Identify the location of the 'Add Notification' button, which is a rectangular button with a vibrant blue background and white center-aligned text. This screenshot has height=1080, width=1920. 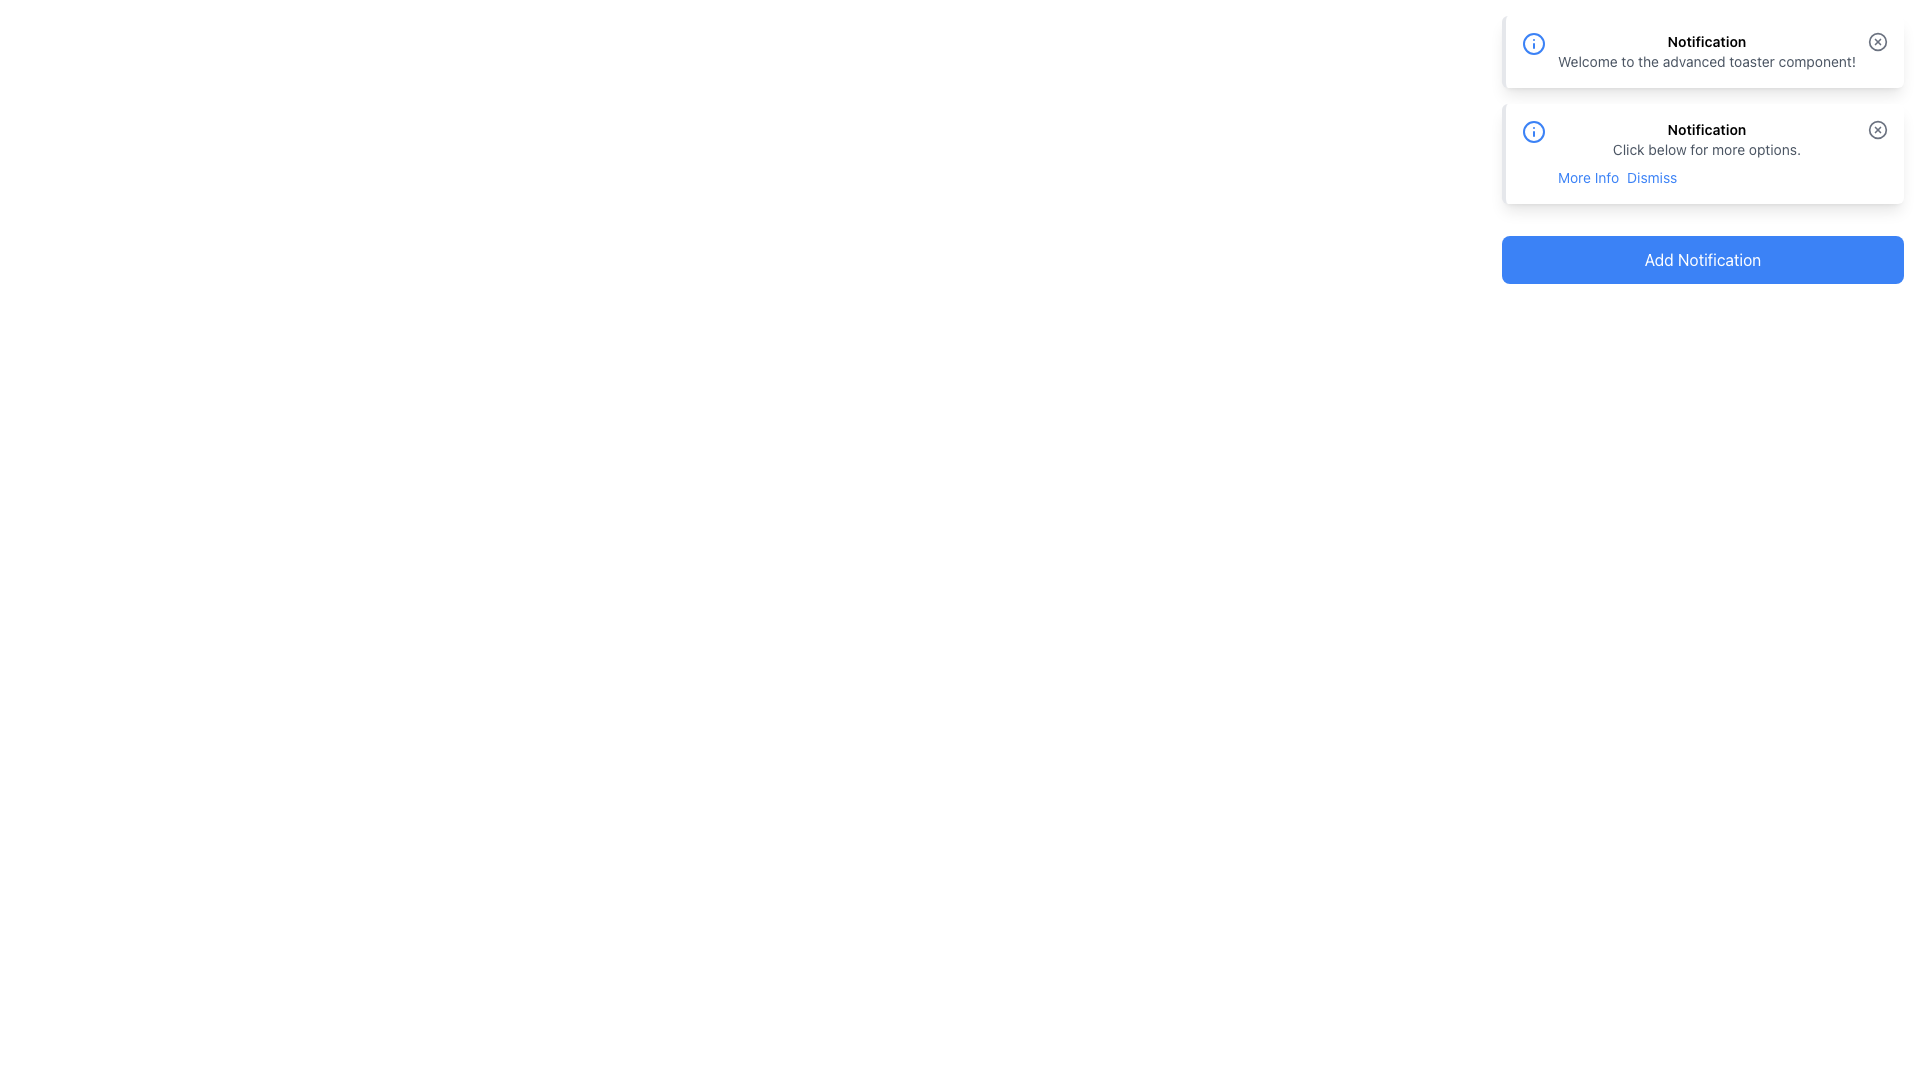
(1702, 258).